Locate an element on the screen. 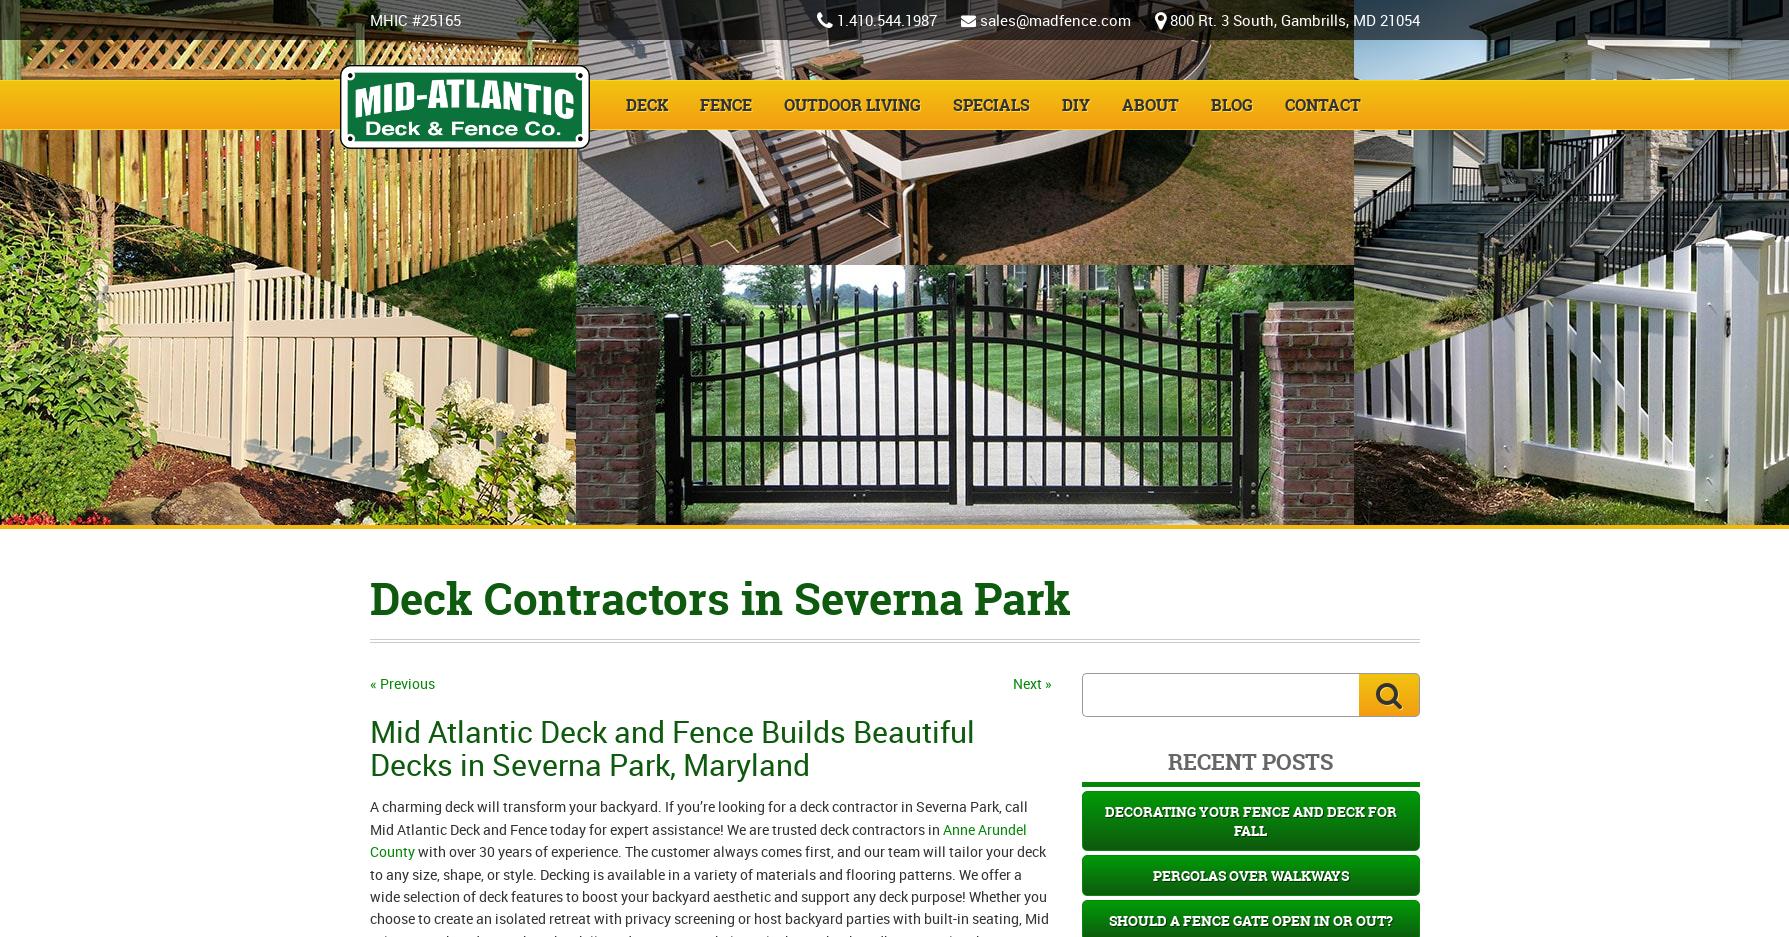  'sales@madfence.com' is located at coordinates (1053, 18).